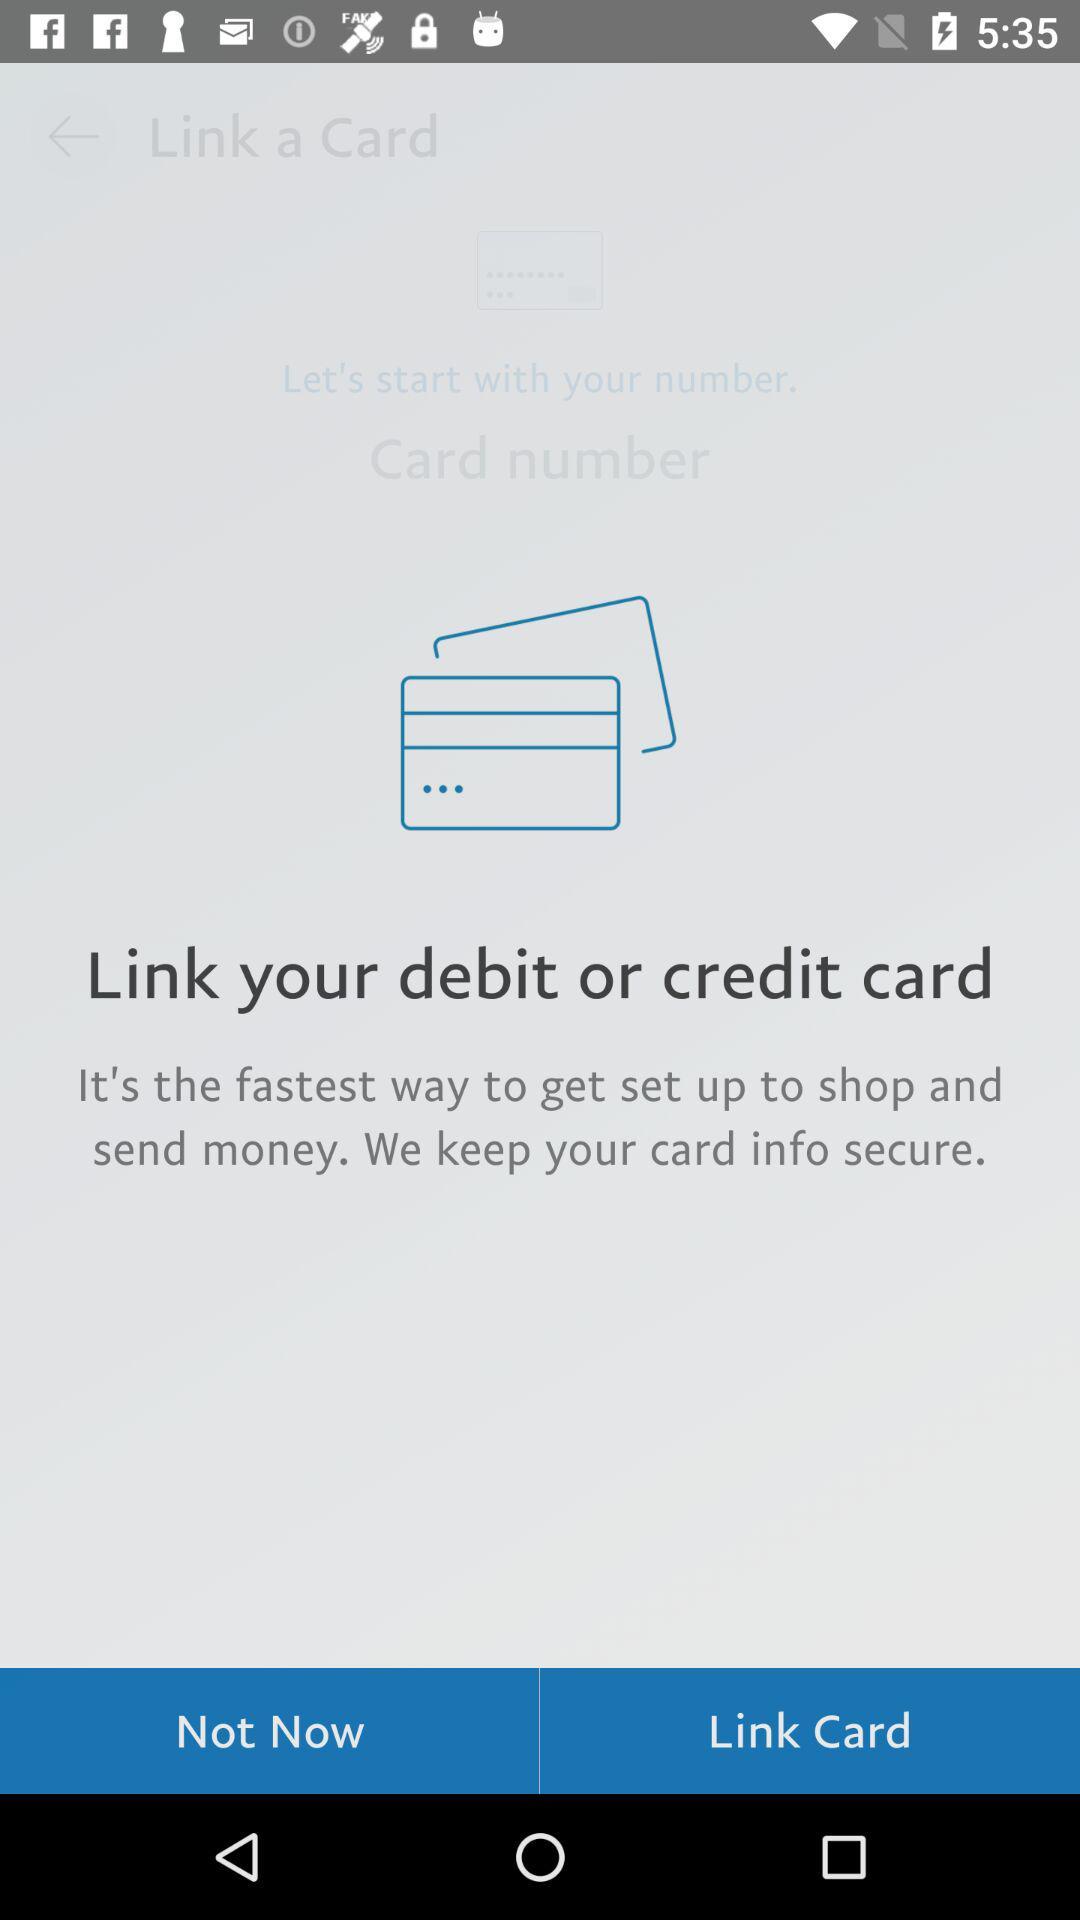 The image size is (1080, 1920). What do you see at coordinates (540, 1114) in the screenshot?
I see `the it s the item` at bounding box center [540, 1114].